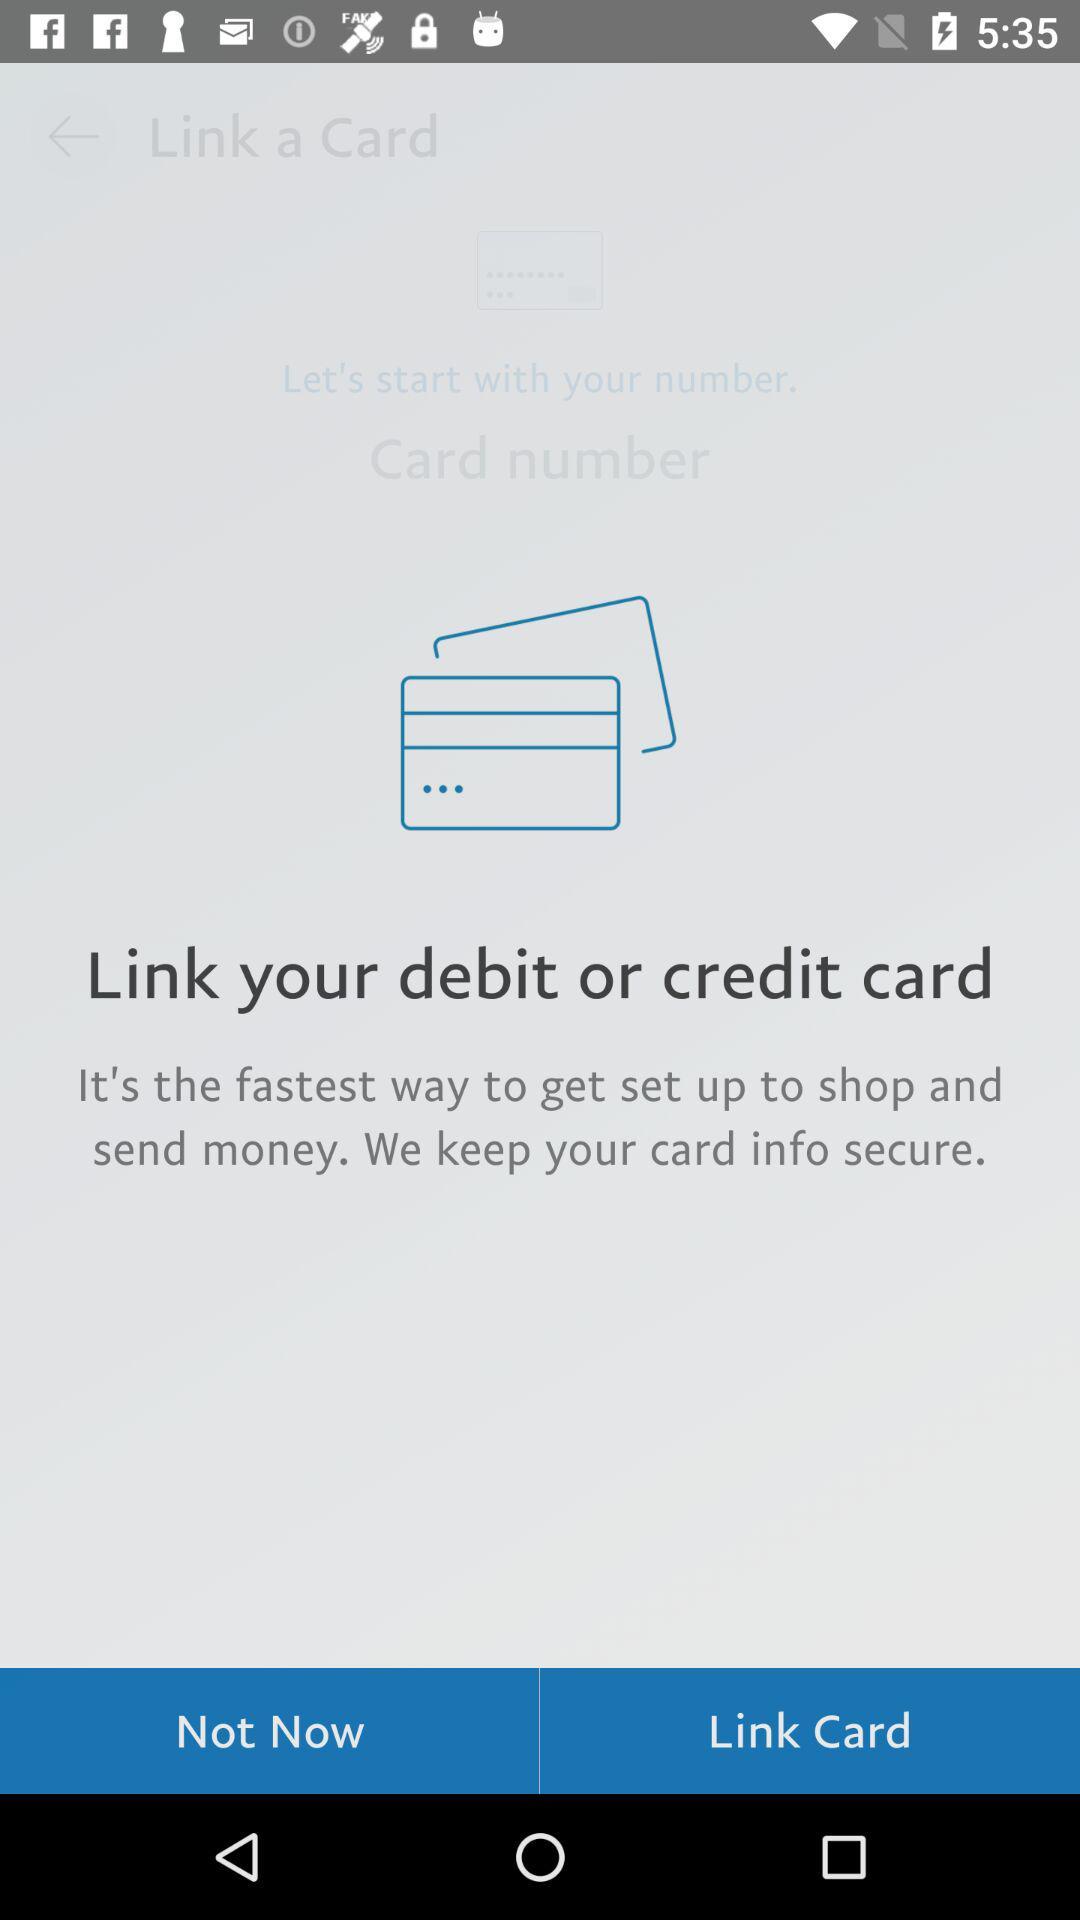 The image size is (1080, 1920). What do you see at coordinates (540, 1114) in the screenshot?
I see `the it s the item` at bounding box center [540, 1114].